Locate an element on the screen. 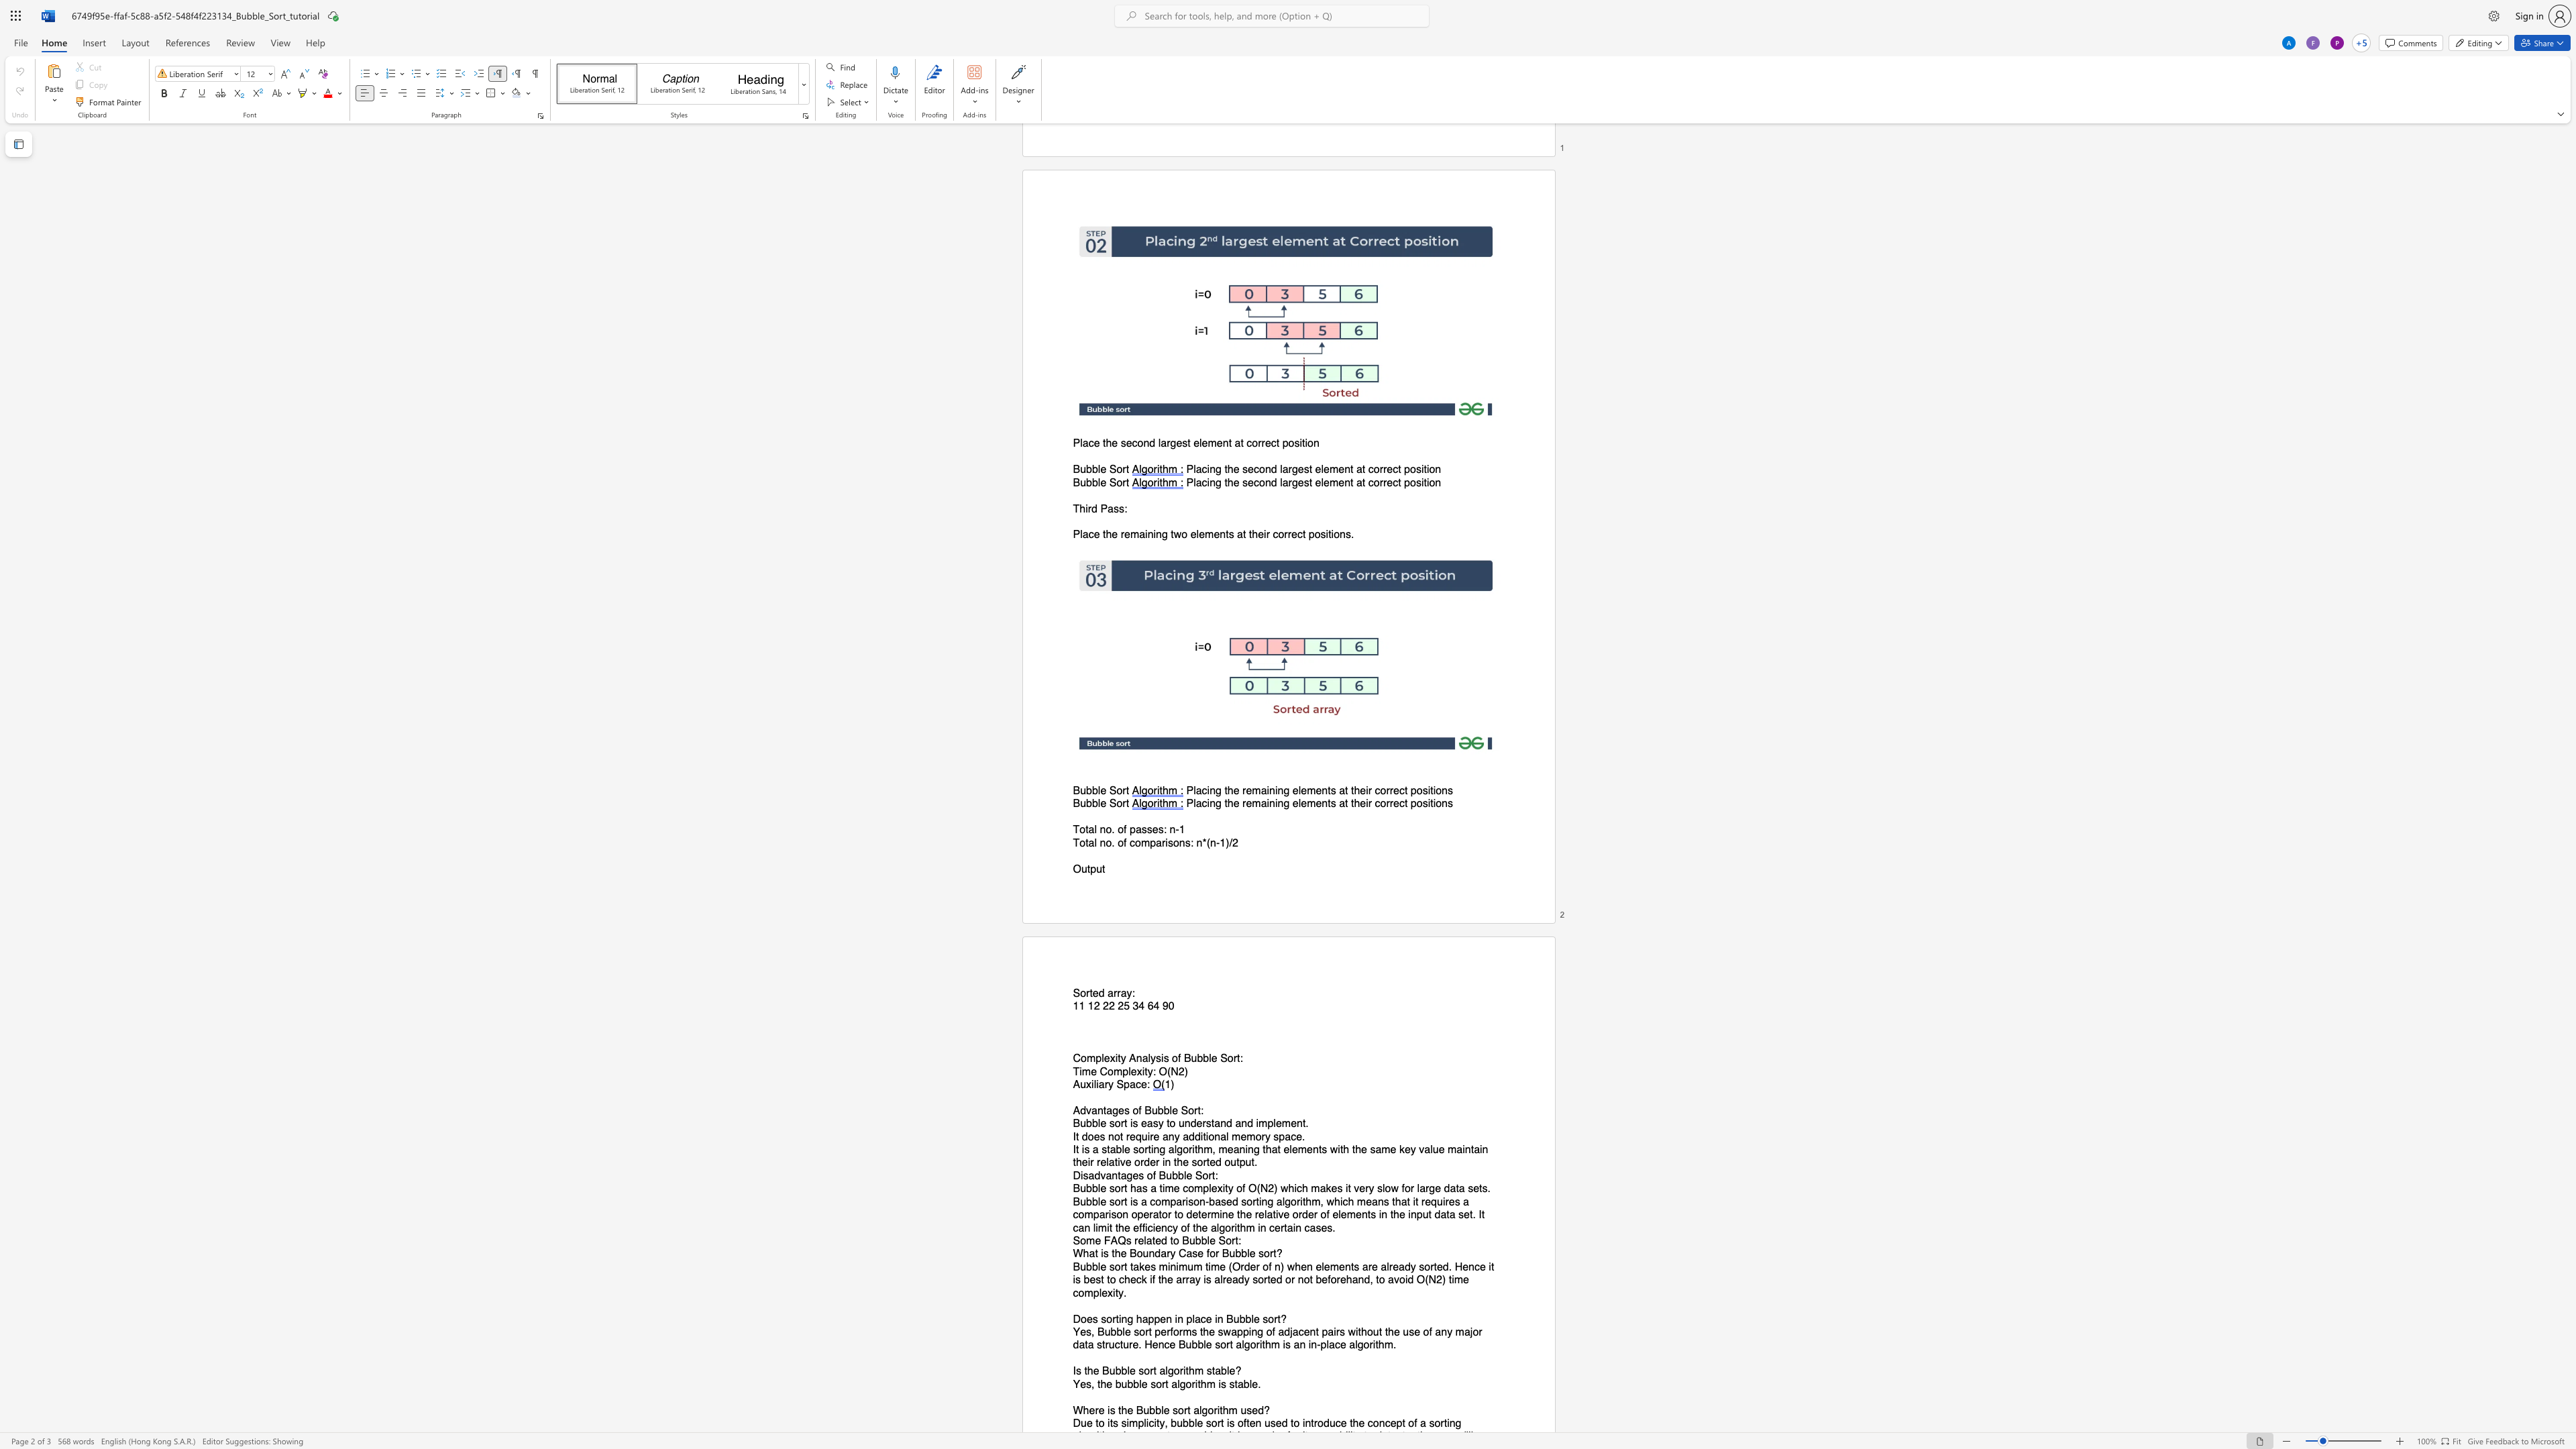 This screenshot has height=1449, width=2576. the 9th character "e" in the text is located at coordinates (1442, 1148).